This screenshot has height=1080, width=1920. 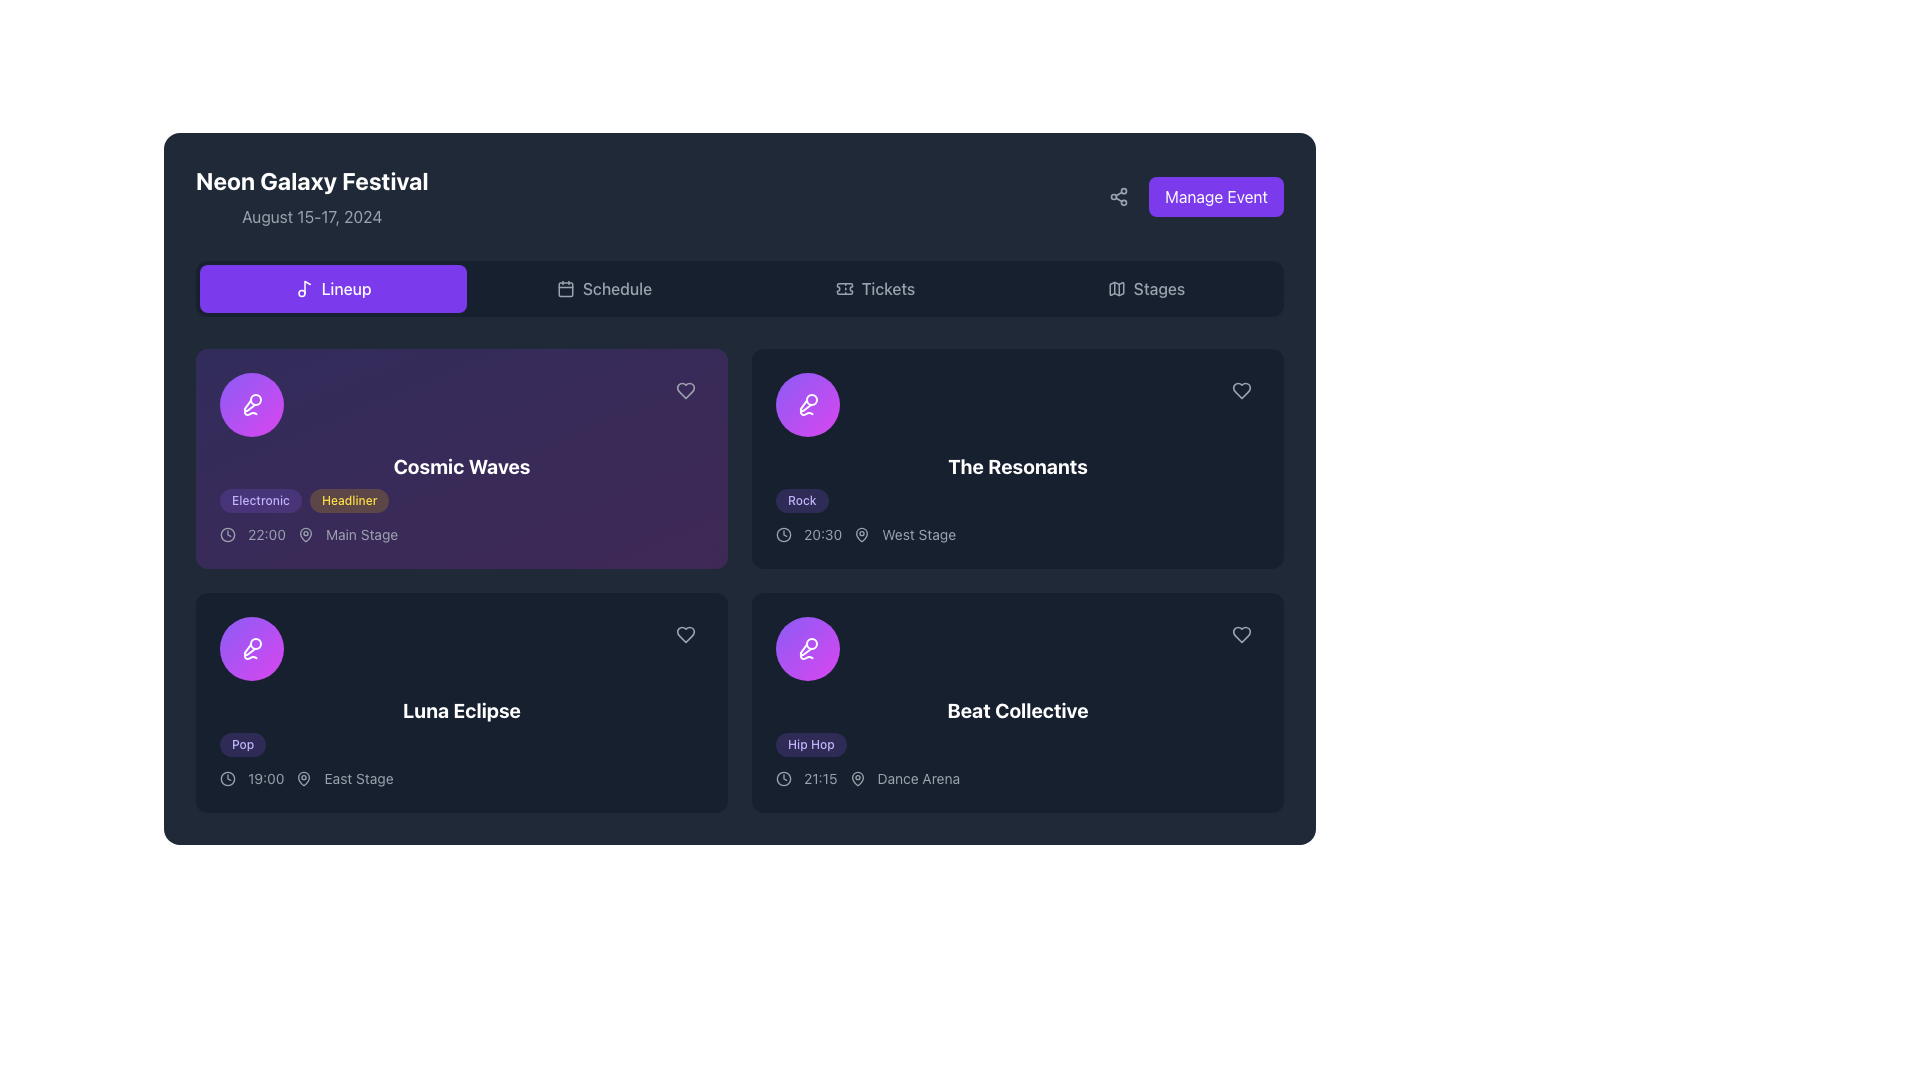 What do you see at coordinates (811, 744) in the screenshot?
I see `the 'Beat Collective' label/tag located in the 'Lineup' section, which indicates the music genre associated with the event` at bounding box center [811, 744].